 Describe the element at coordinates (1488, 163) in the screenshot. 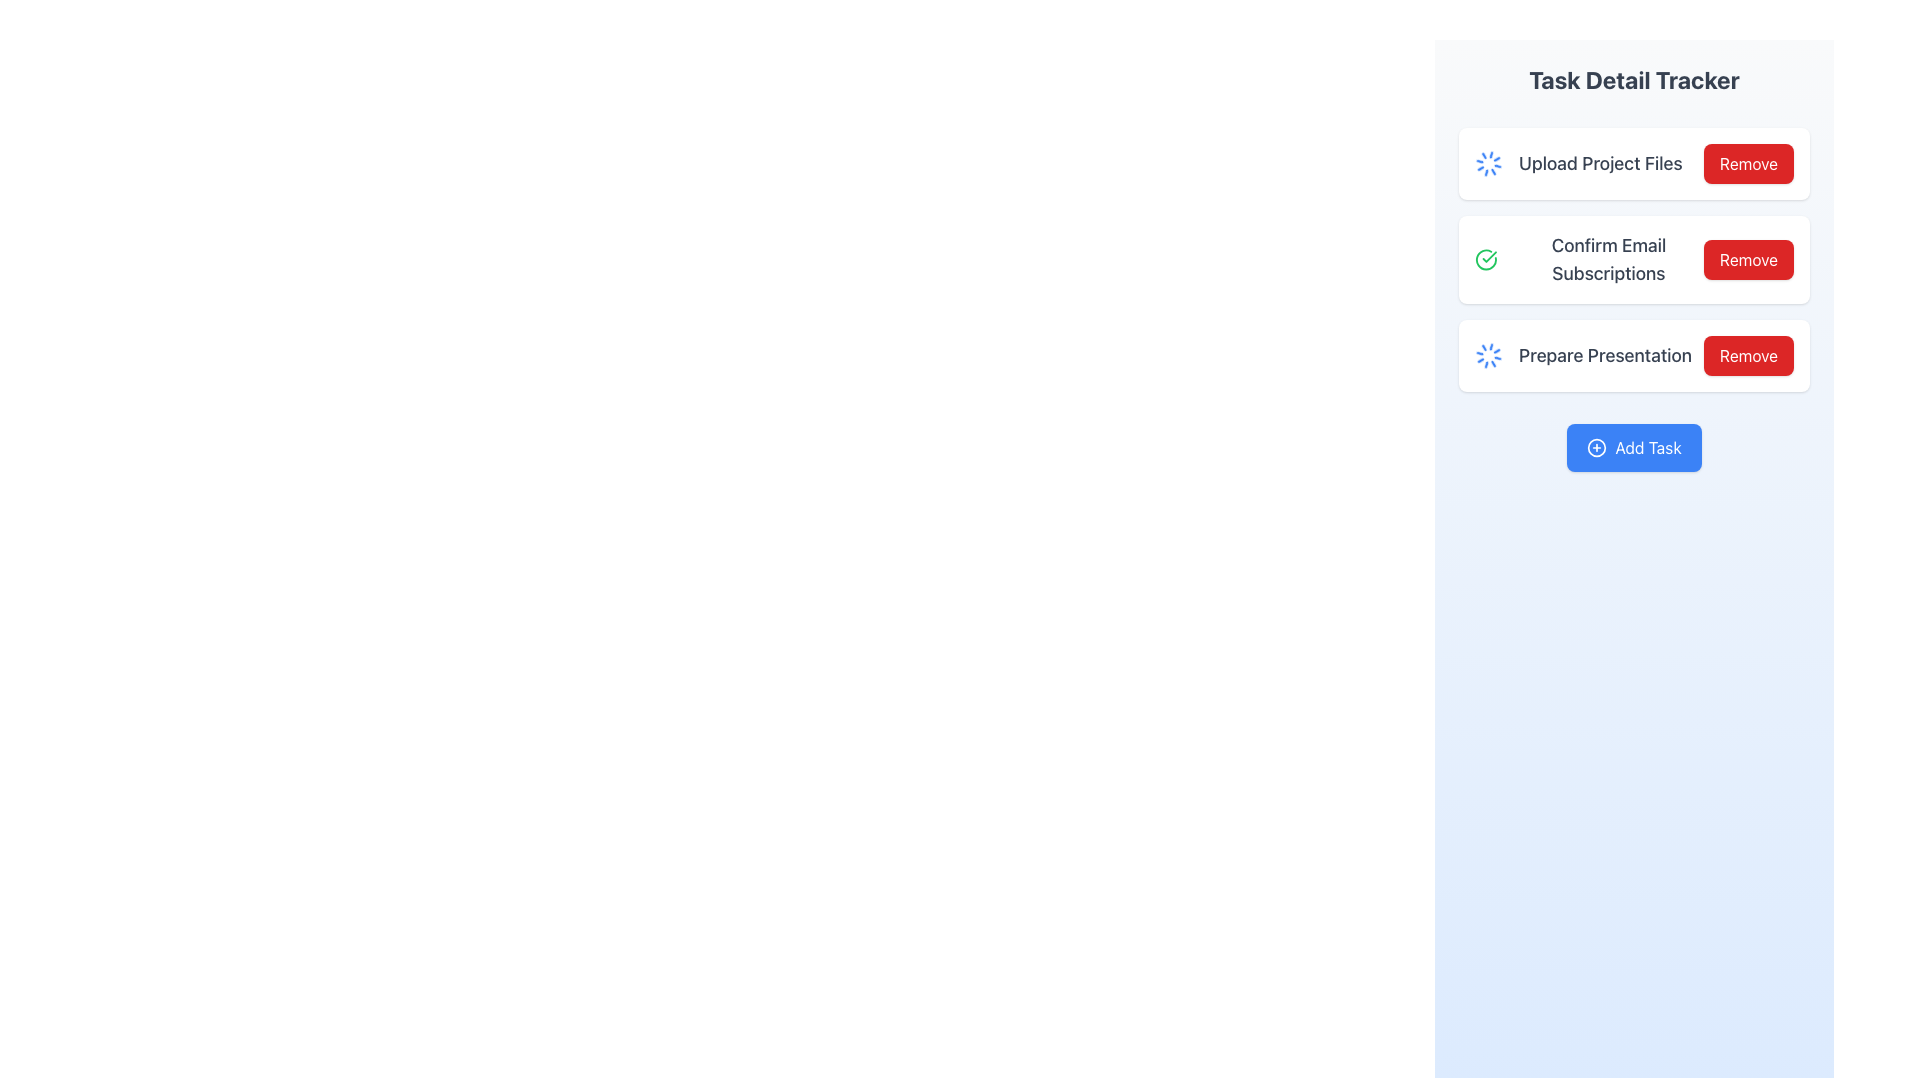

I see `the circular loader icon with spinning blue radial lines, located to the left of the 'Upload Project Files' row in the 'Task Detail Tracker' section` at that location.